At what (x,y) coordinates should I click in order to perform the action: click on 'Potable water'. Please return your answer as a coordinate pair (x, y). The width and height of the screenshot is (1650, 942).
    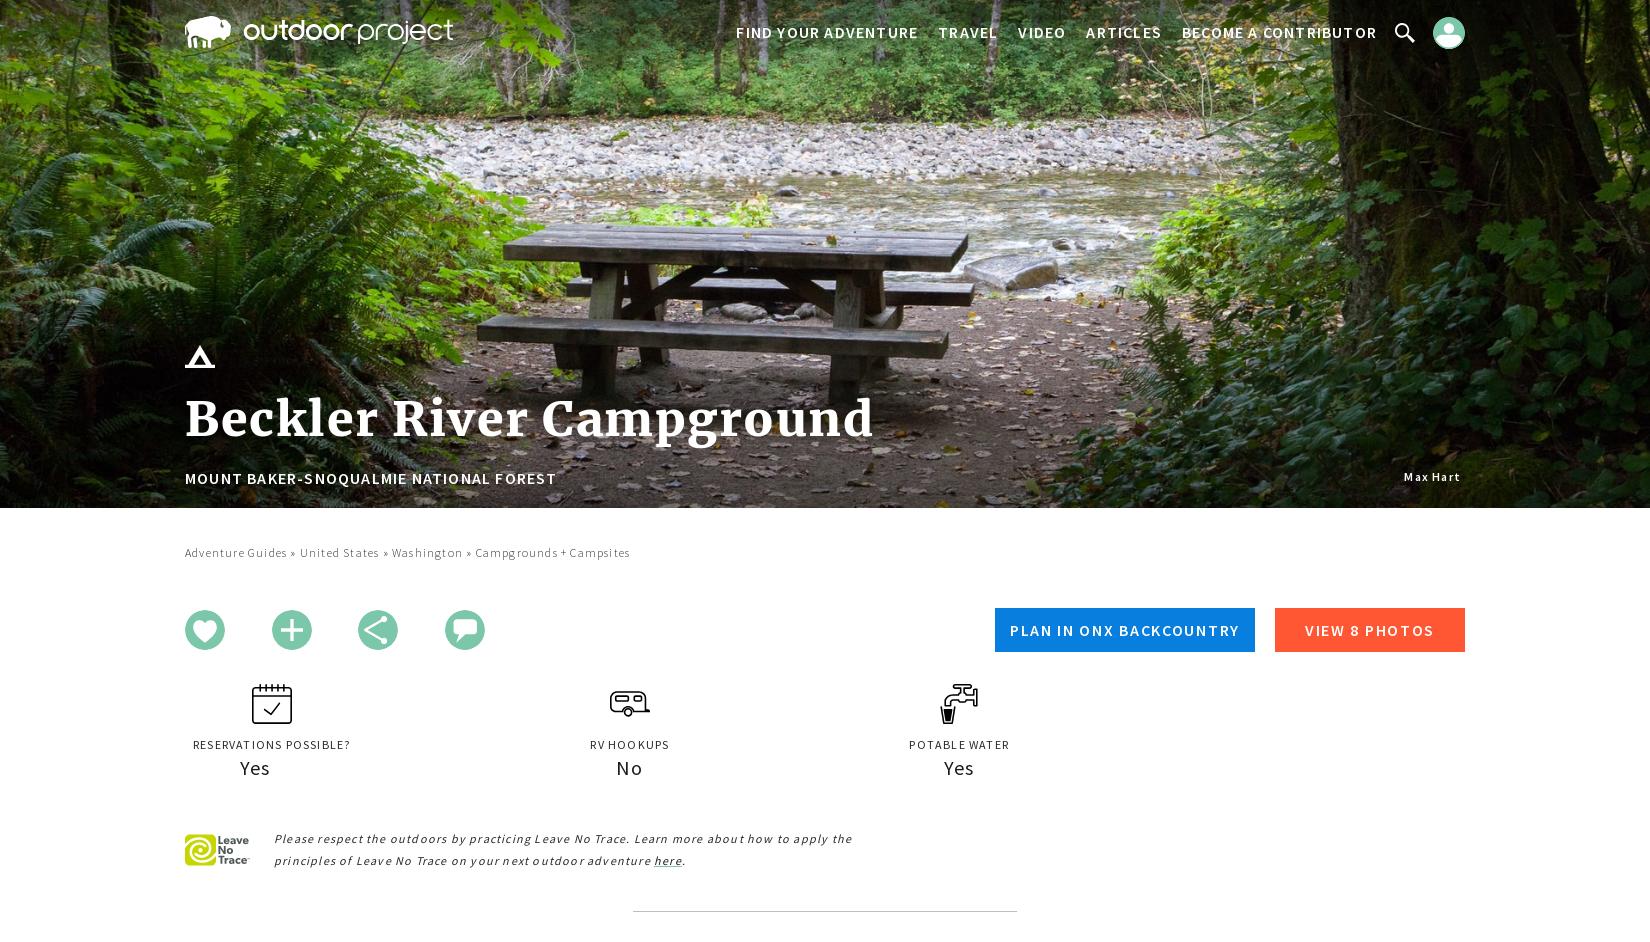
    Looking at the image, I should click on (908, 743).